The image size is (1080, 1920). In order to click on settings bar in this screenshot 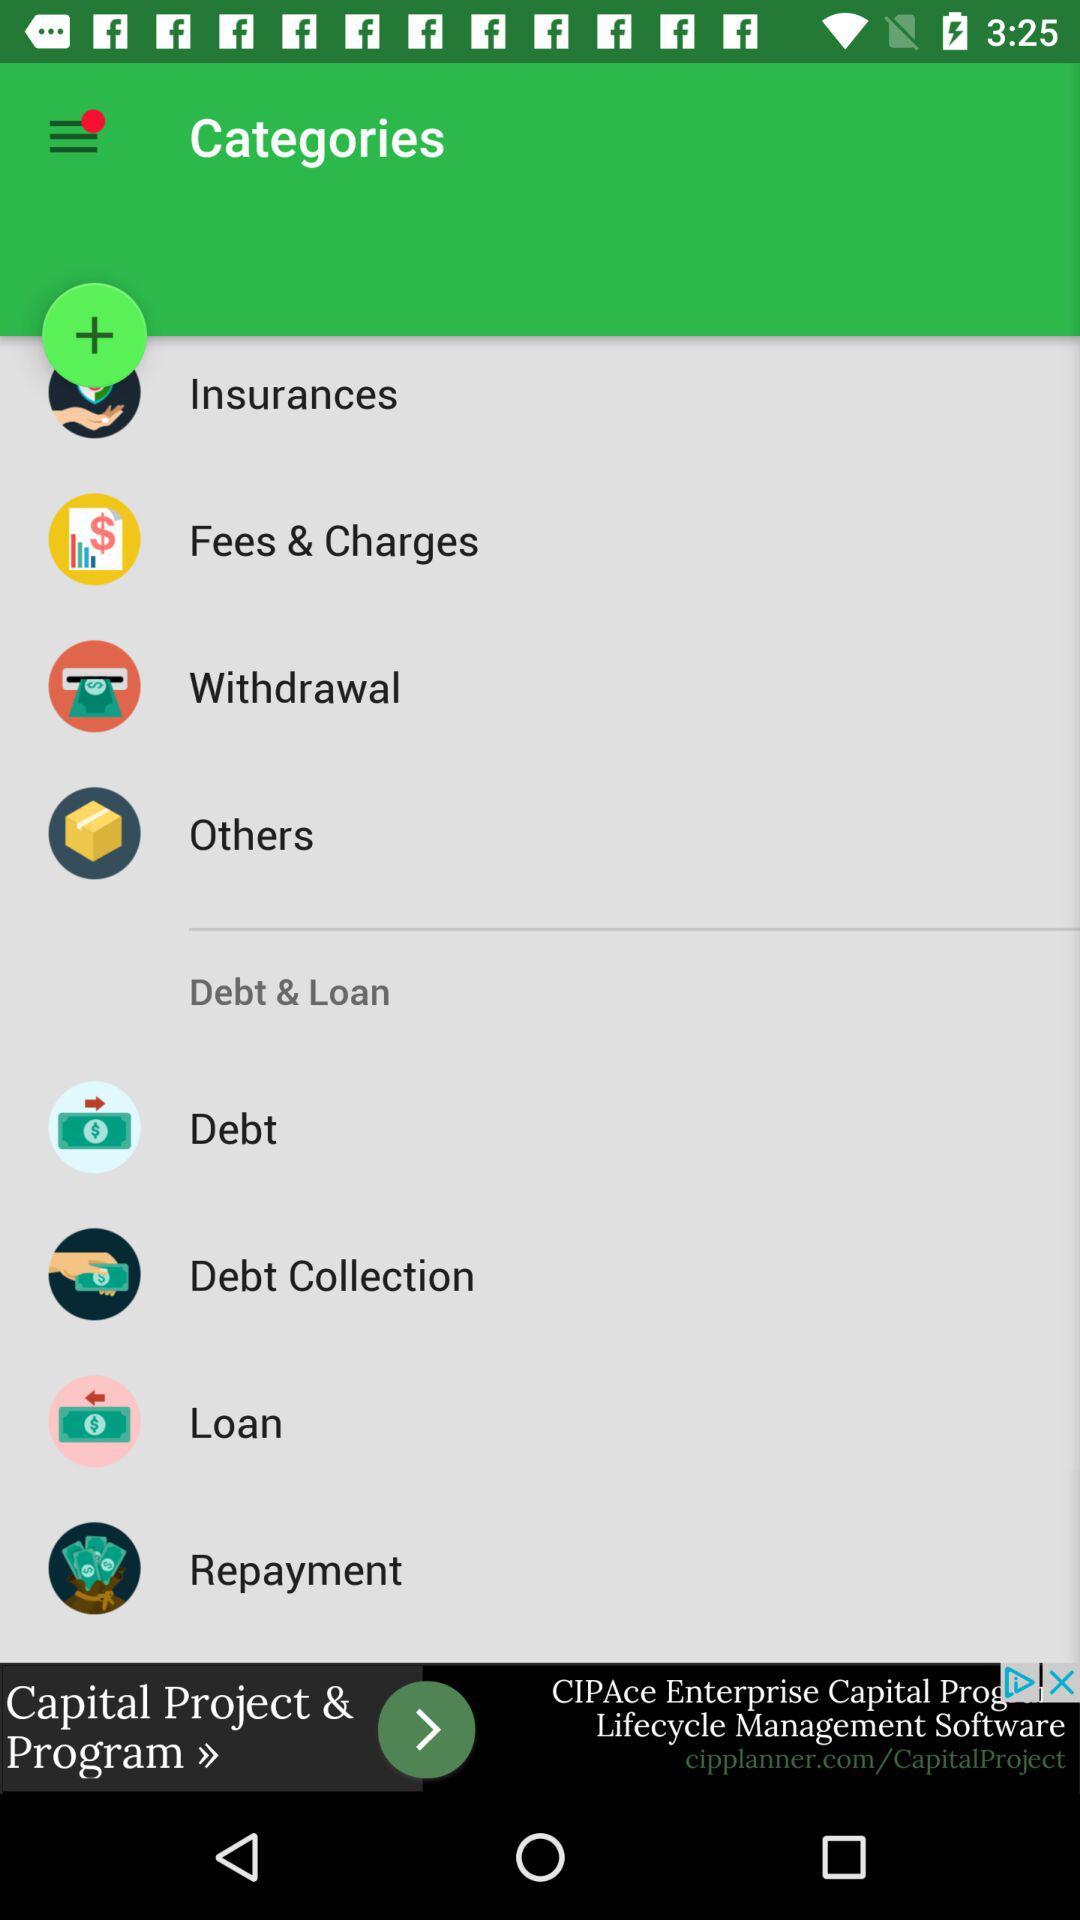, I will do `click(72, 135)`.